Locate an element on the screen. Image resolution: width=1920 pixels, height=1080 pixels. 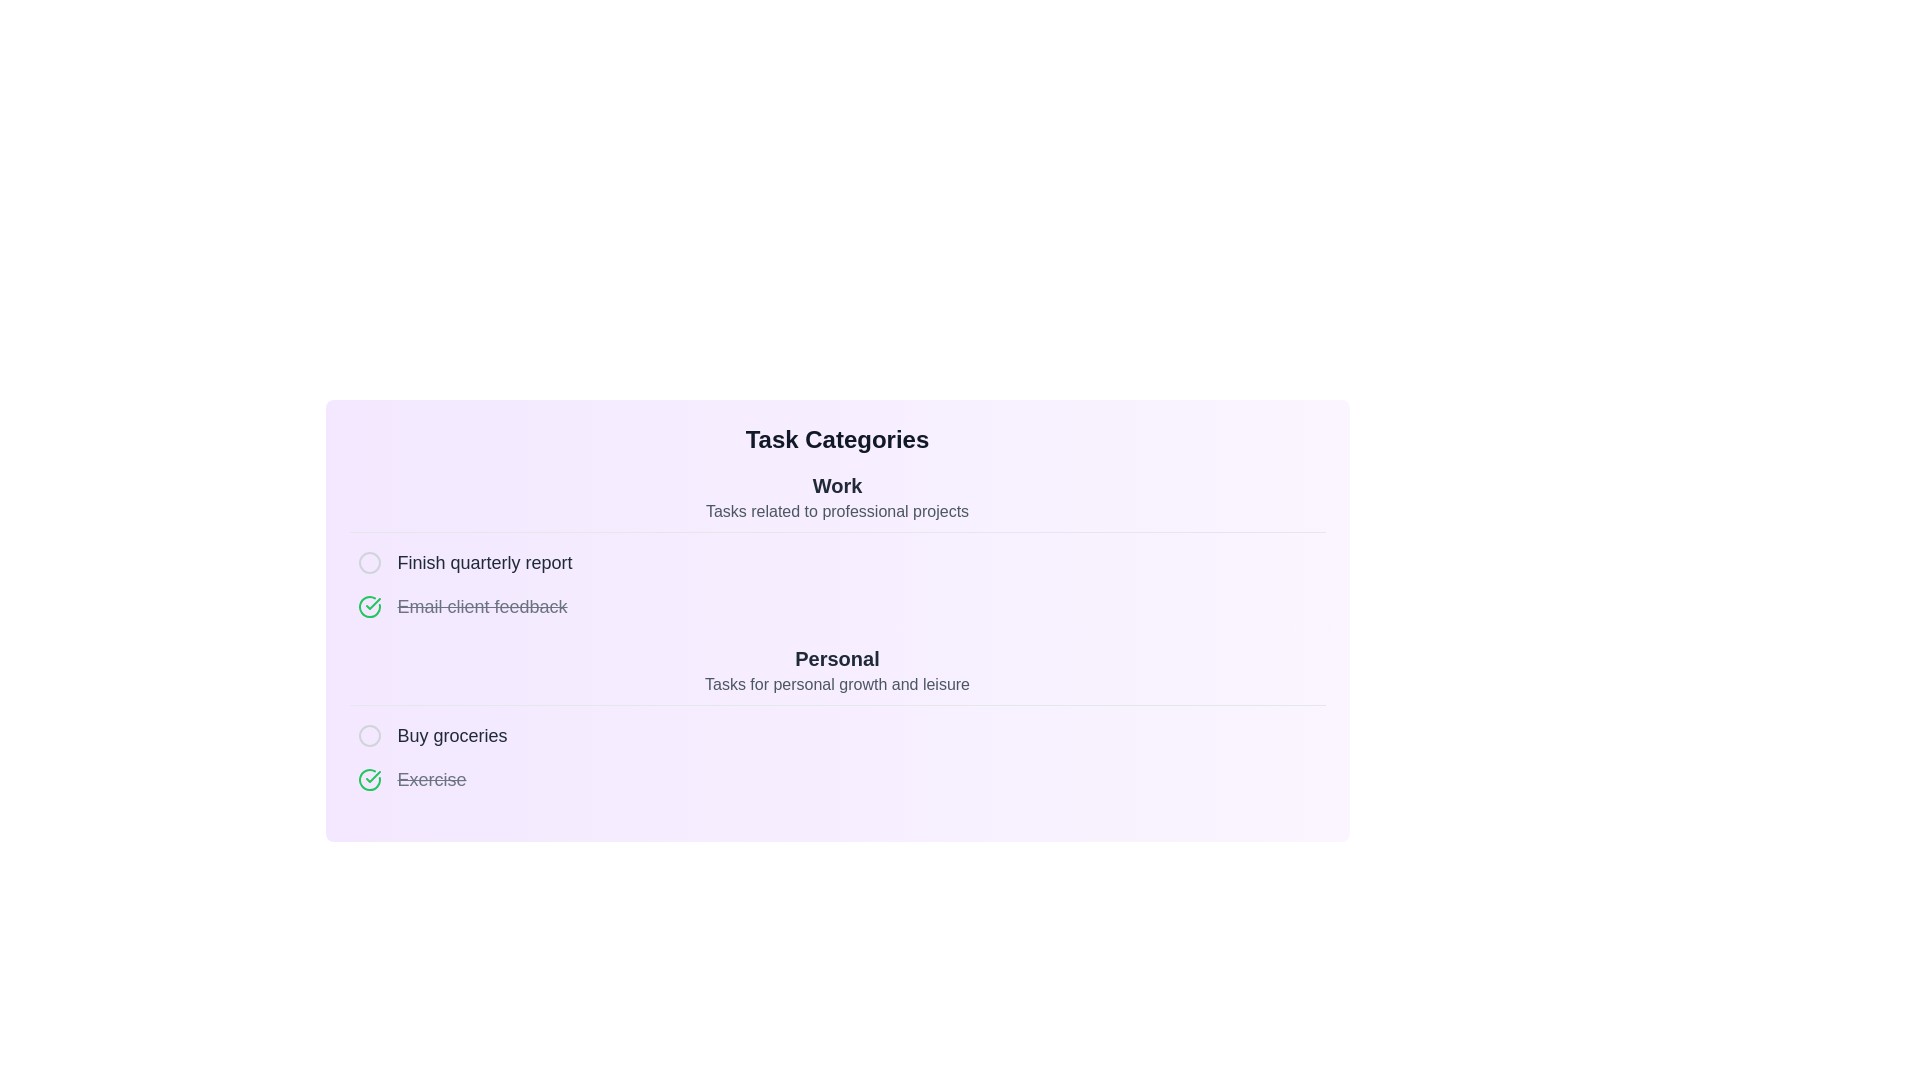
the text 'Finish quarterly report' in the first list item under the 'Work' section is located at coordinates (464, 563).